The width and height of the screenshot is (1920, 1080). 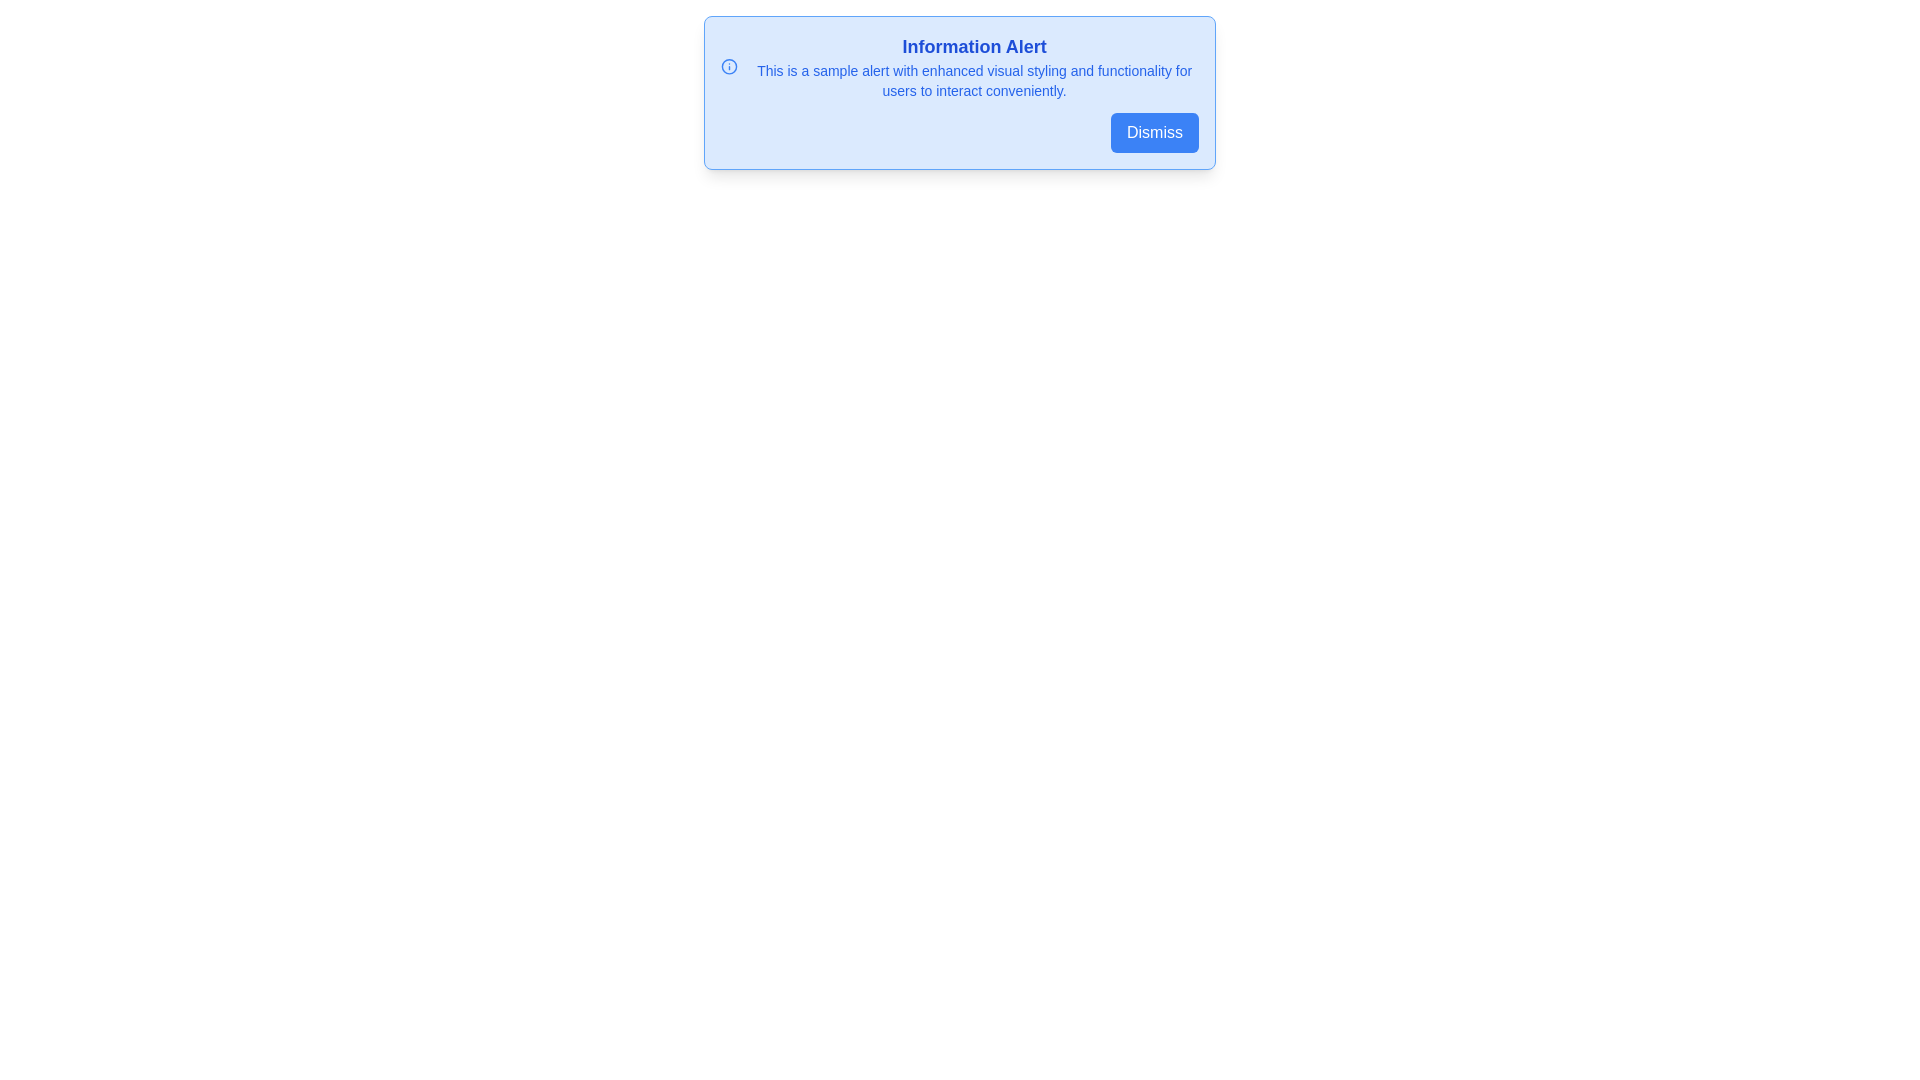 What do you see at coordinates (974, 80) in the screenshot?
I see `the text element displaying the message 'This is a sample alert with enhanced visual styling and functionality for users to interact conveniently.' located within the alert box` at bounding box center [974, 80].